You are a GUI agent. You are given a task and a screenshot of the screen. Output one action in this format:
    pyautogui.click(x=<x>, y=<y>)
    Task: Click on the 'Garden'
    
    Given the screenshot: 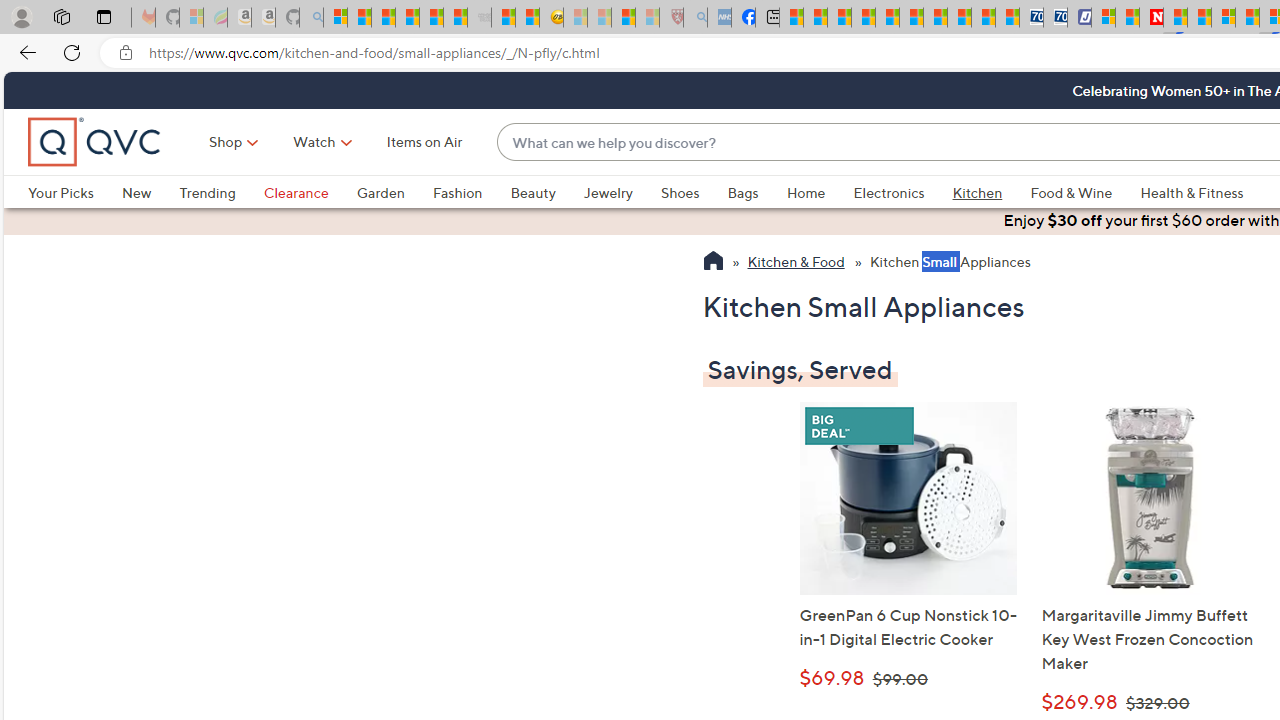 What is the action you would take?
    pyautogui.click(x=380, y=192)
    